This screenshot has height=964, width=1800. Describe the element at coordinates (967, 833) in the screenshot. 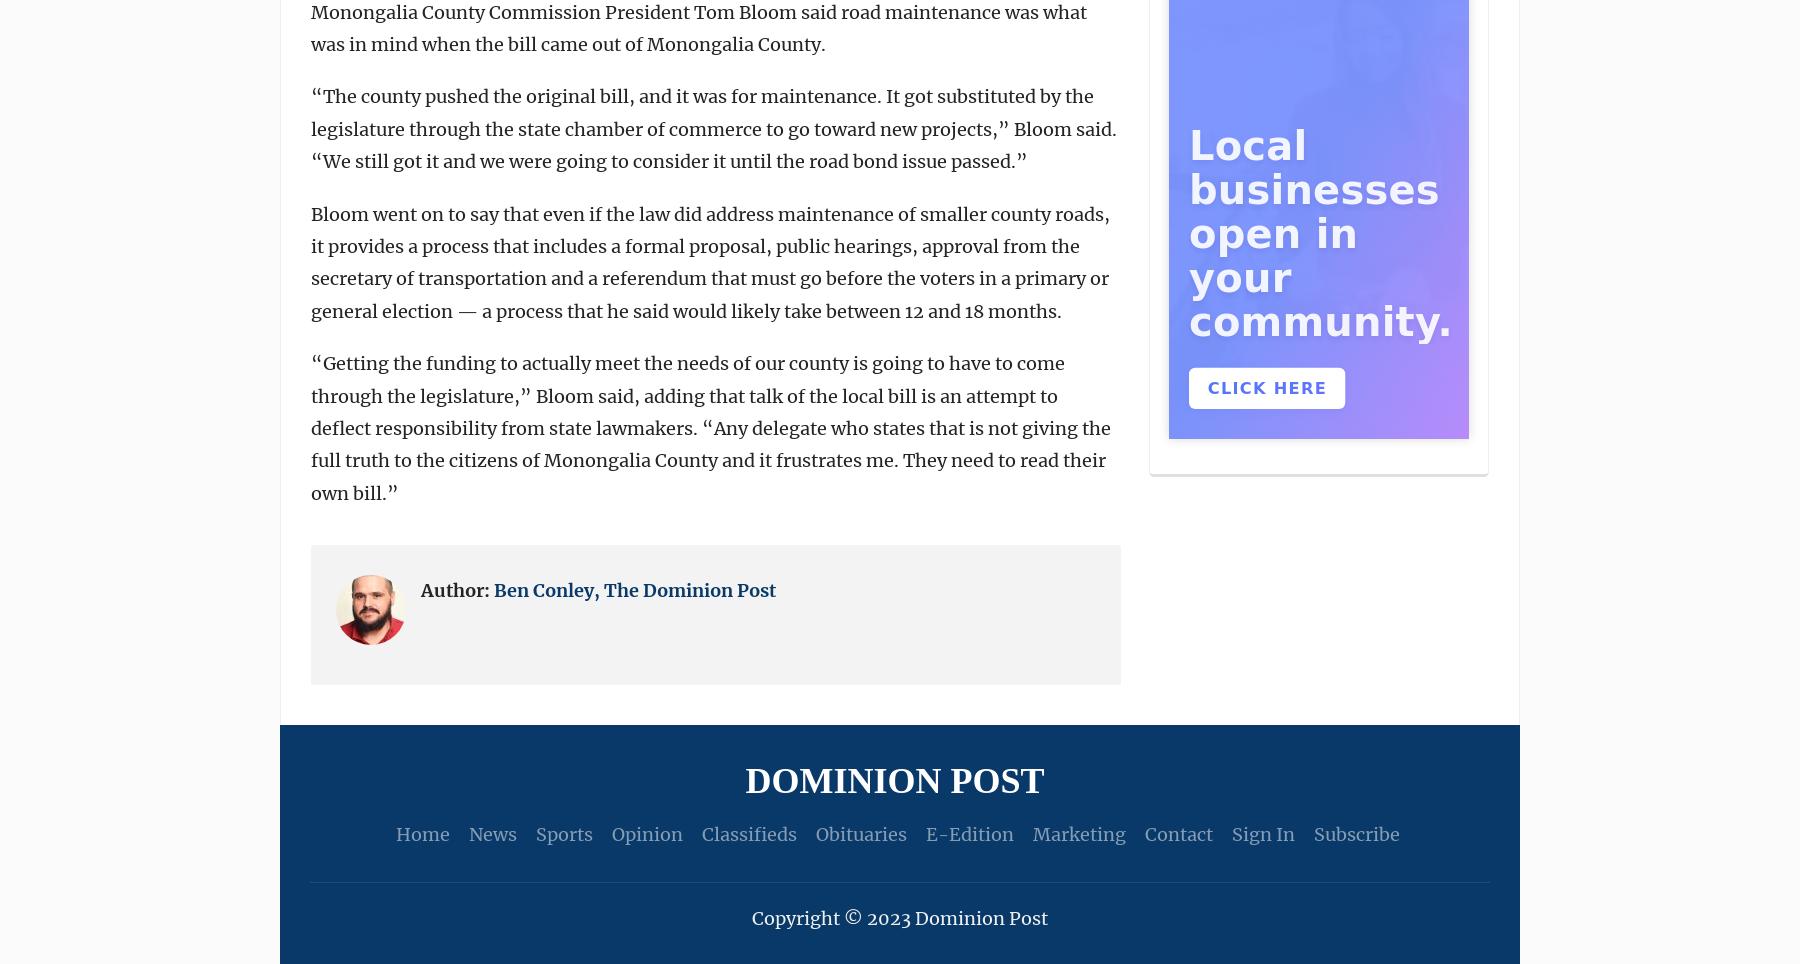

I see `'E-Edition'` at that location.